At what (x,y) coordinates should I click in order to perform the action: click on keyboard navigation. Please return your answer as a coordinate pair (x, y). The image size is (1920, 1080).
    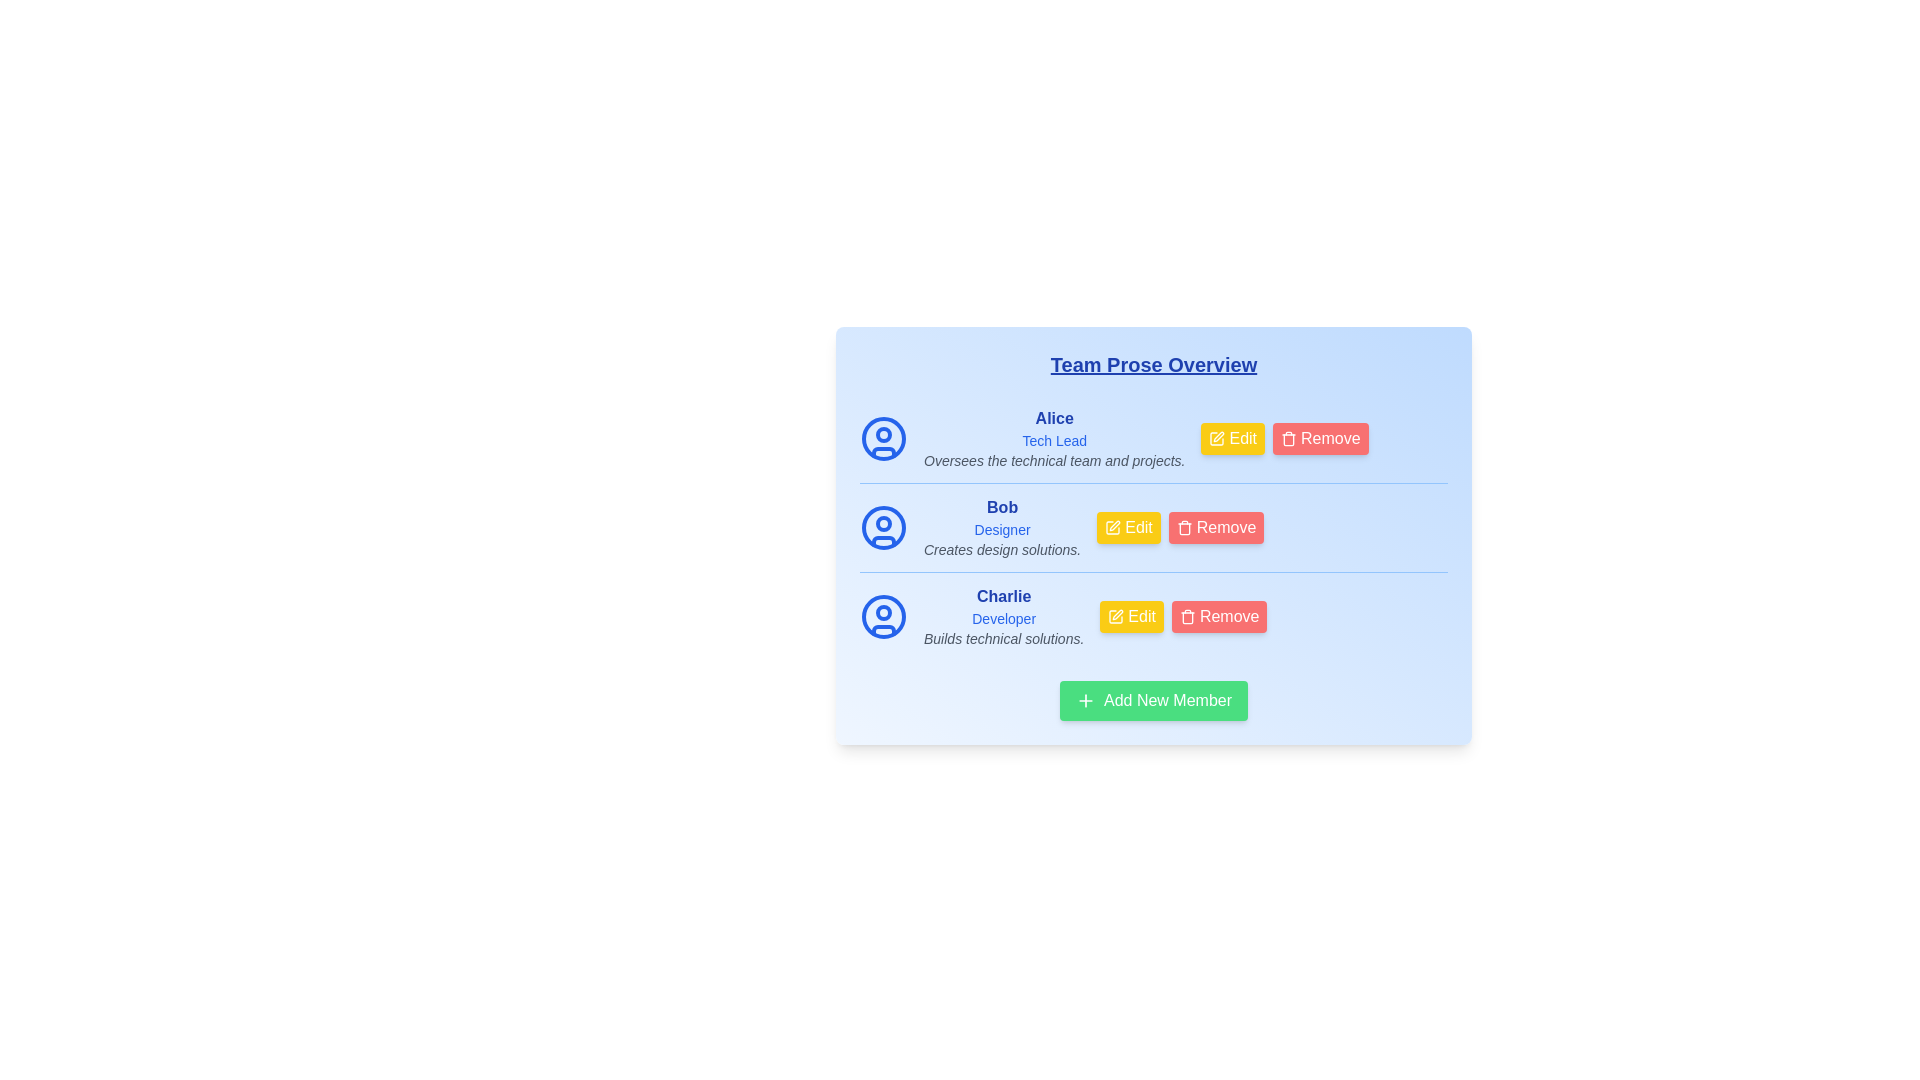
    Looking at the image, I should click on (1153, 535).